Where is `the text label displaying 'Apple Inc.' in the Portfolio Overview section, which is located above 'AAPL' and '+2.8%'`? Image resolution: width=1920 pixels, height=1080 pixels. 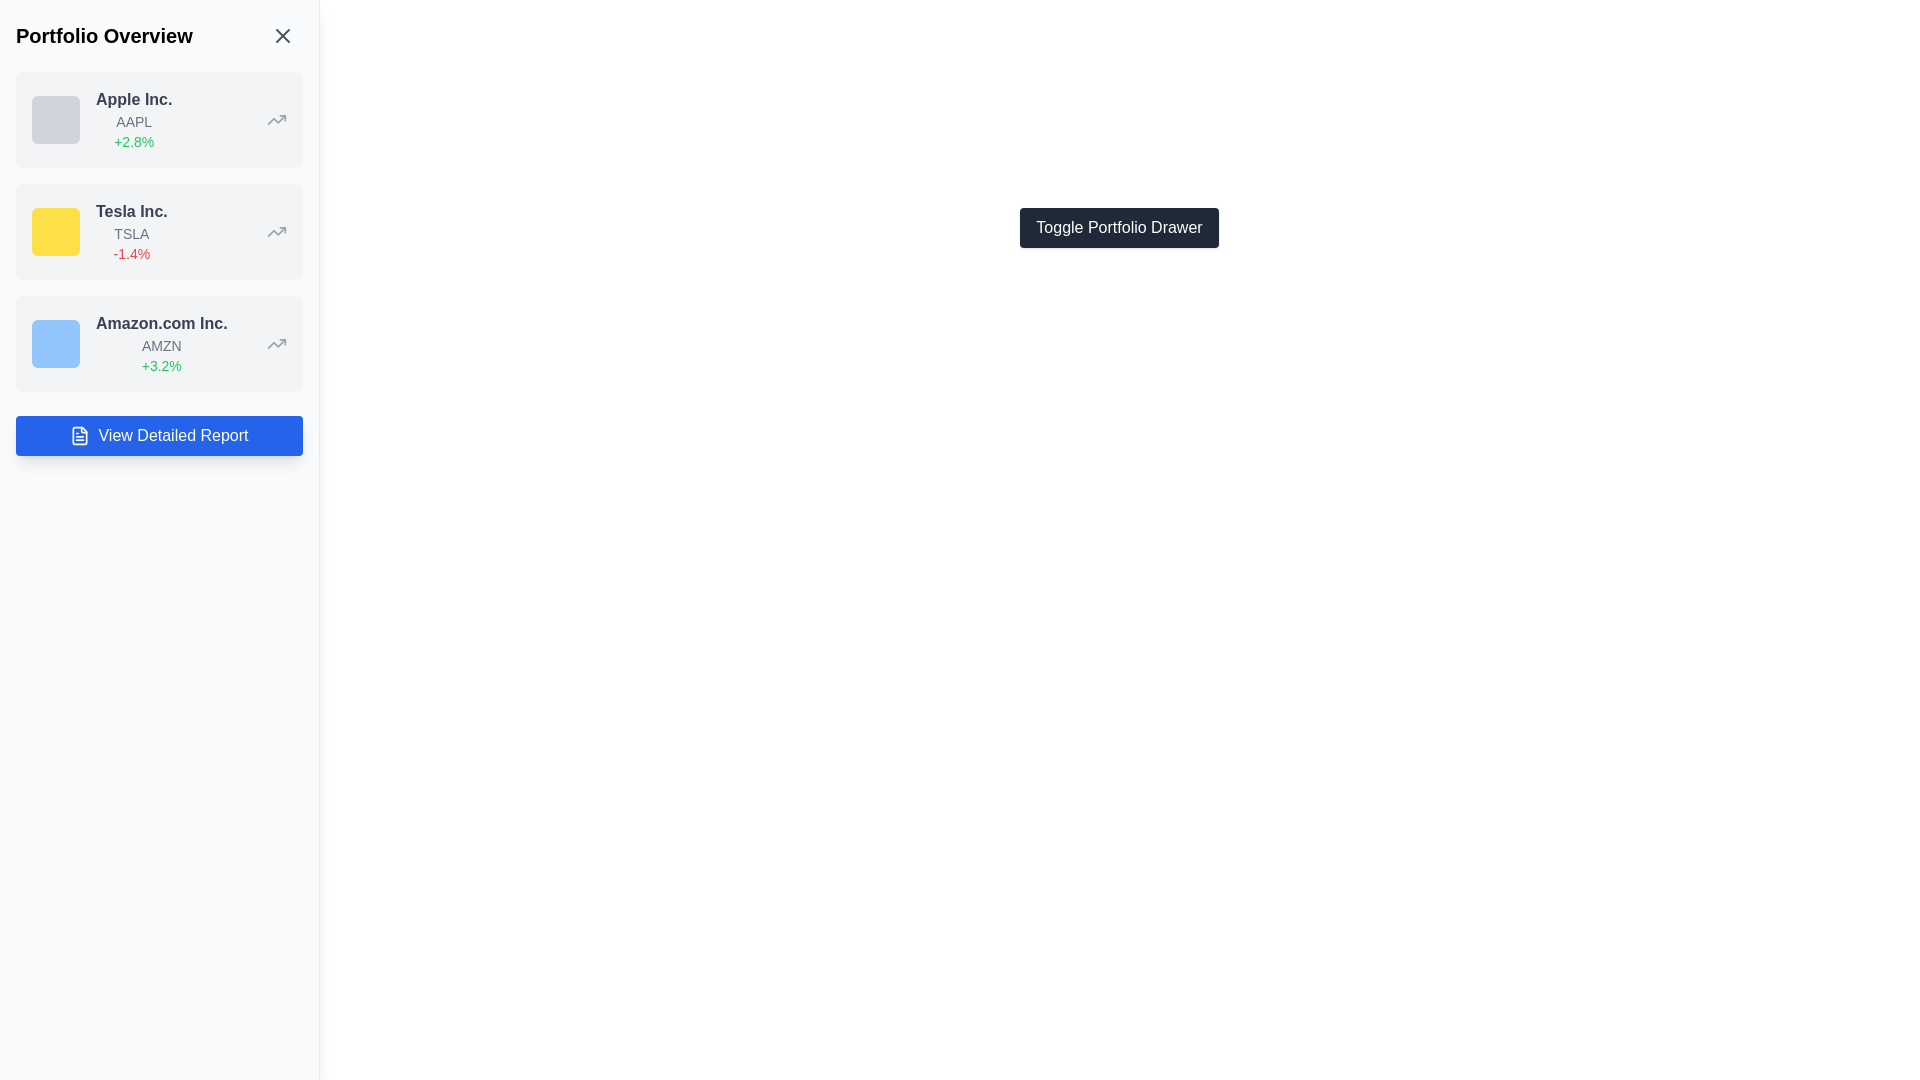 the text label displaying 'Apple Inc.' in the Portfolio Overview section, which is located above 'AAPL' and '+2.8%' is located at coordinates (133, 100).